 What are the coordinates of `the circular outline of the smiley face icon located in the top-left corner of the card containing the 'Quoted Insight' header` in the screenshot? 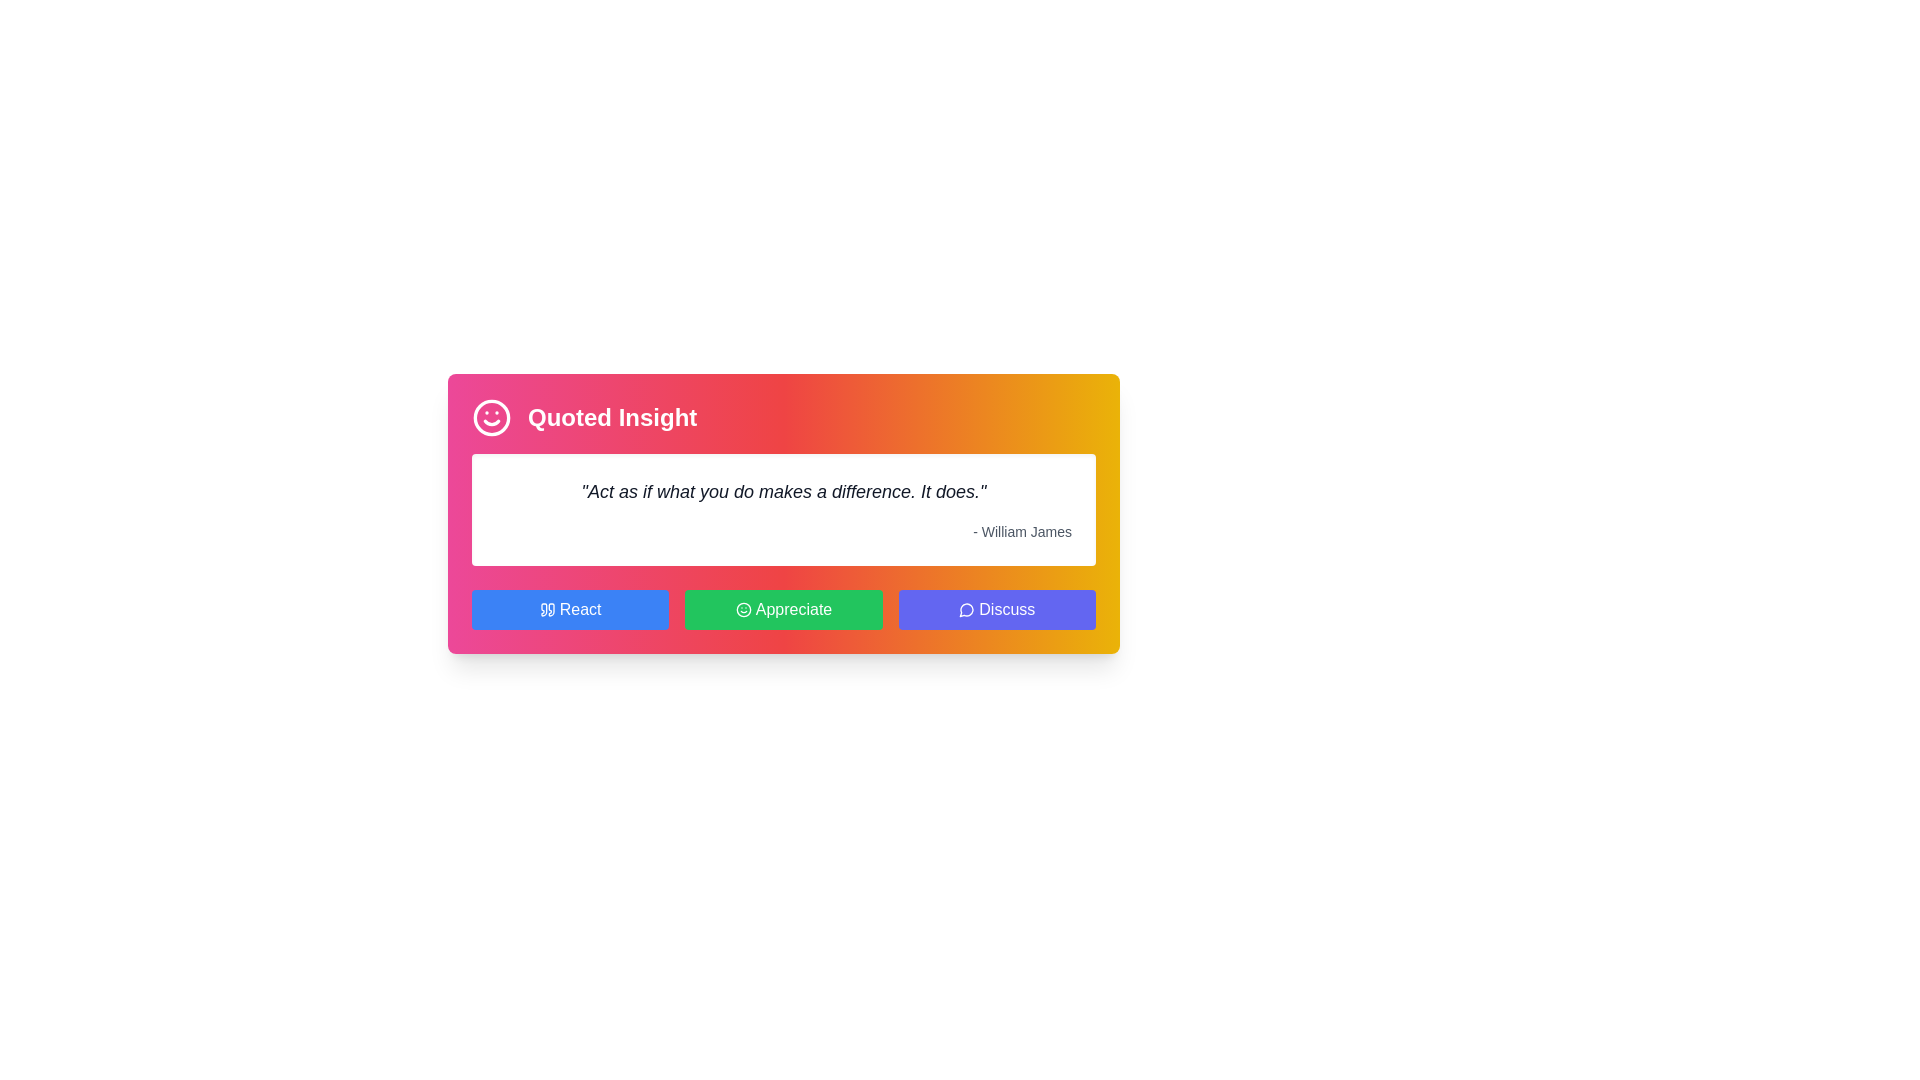 It's located at (742, 608).